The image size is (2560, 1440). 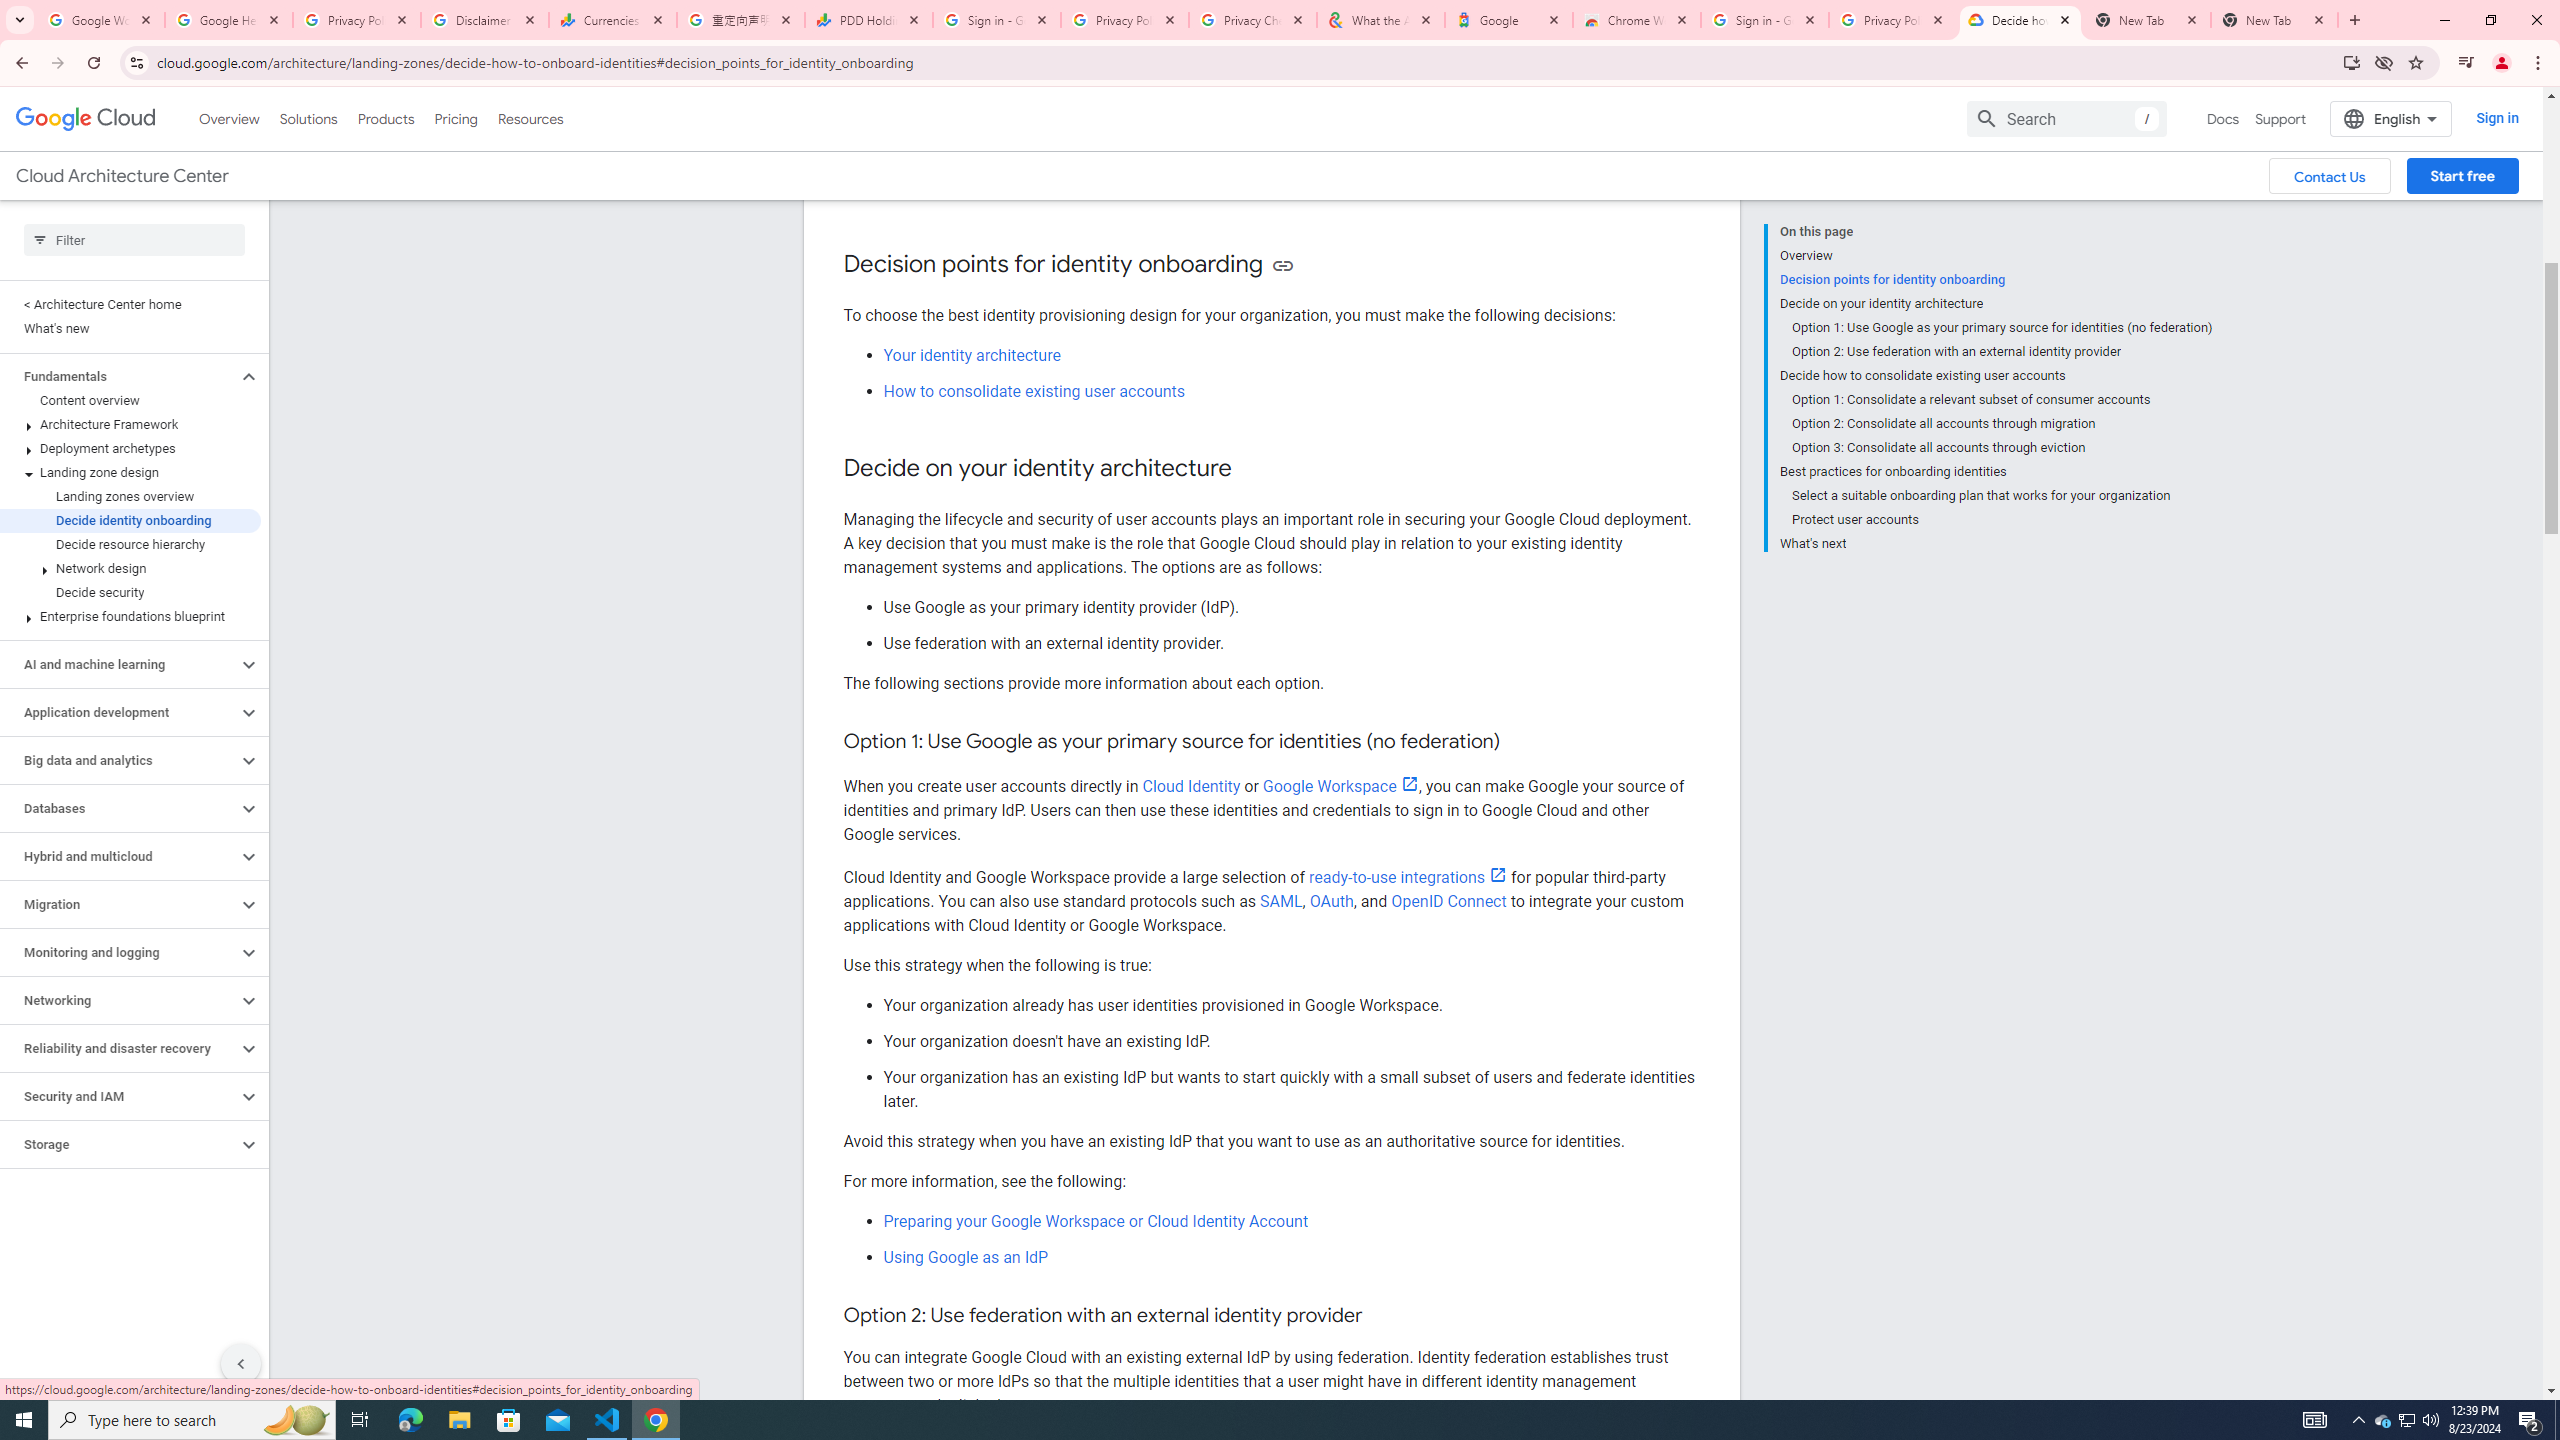 What do you see at coordinates (1994, 279) in the screenshot?
I see `'Decision points for identity onboarding'` at bounding box center [1994, 279].